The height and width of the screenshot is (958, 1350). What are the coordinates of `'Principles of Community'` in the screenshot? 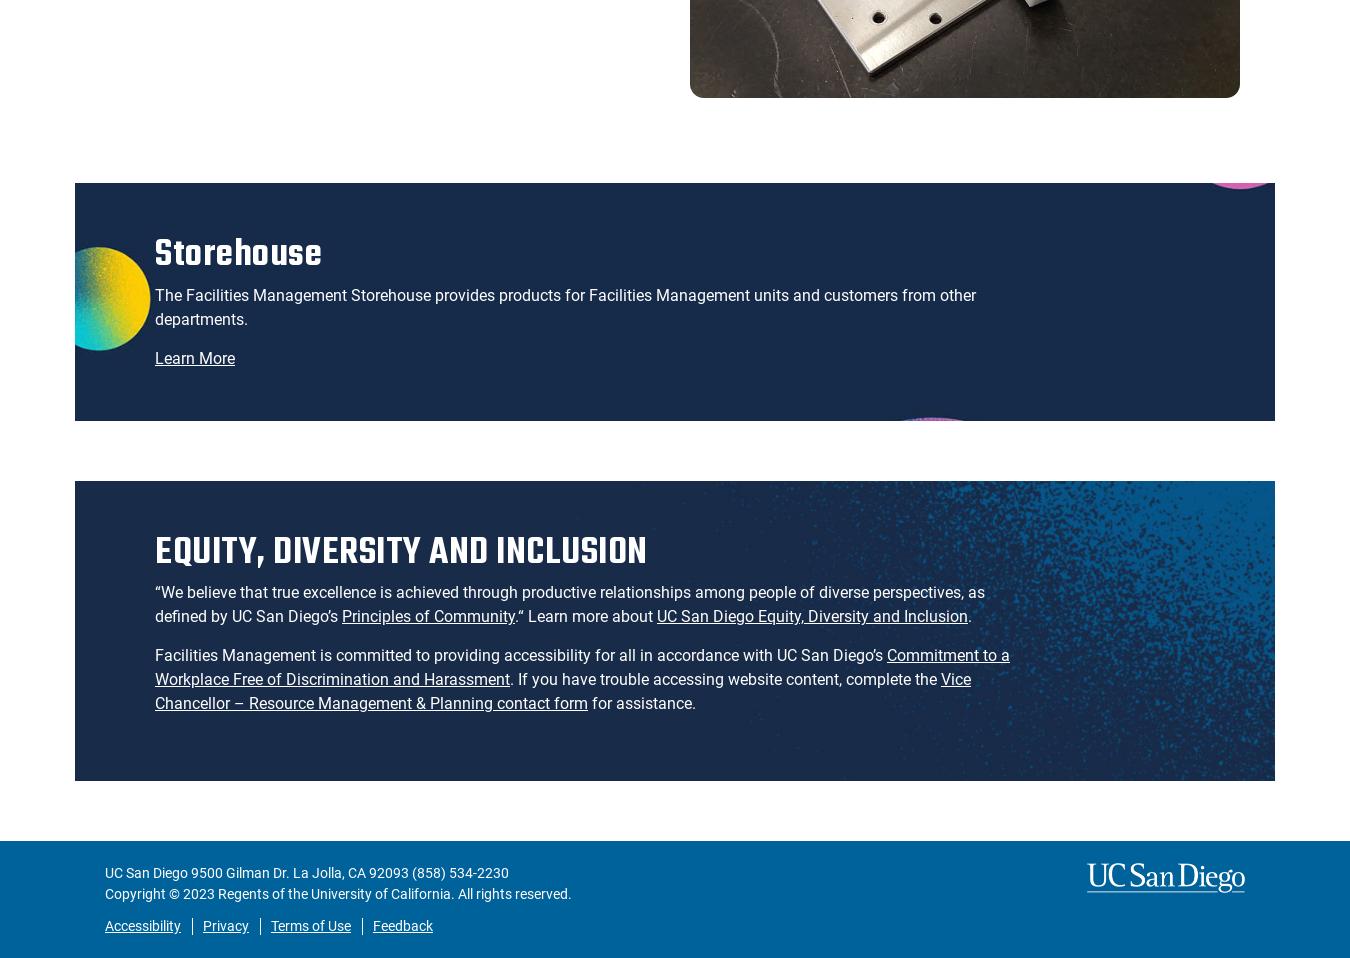 It's located at (341, 616).